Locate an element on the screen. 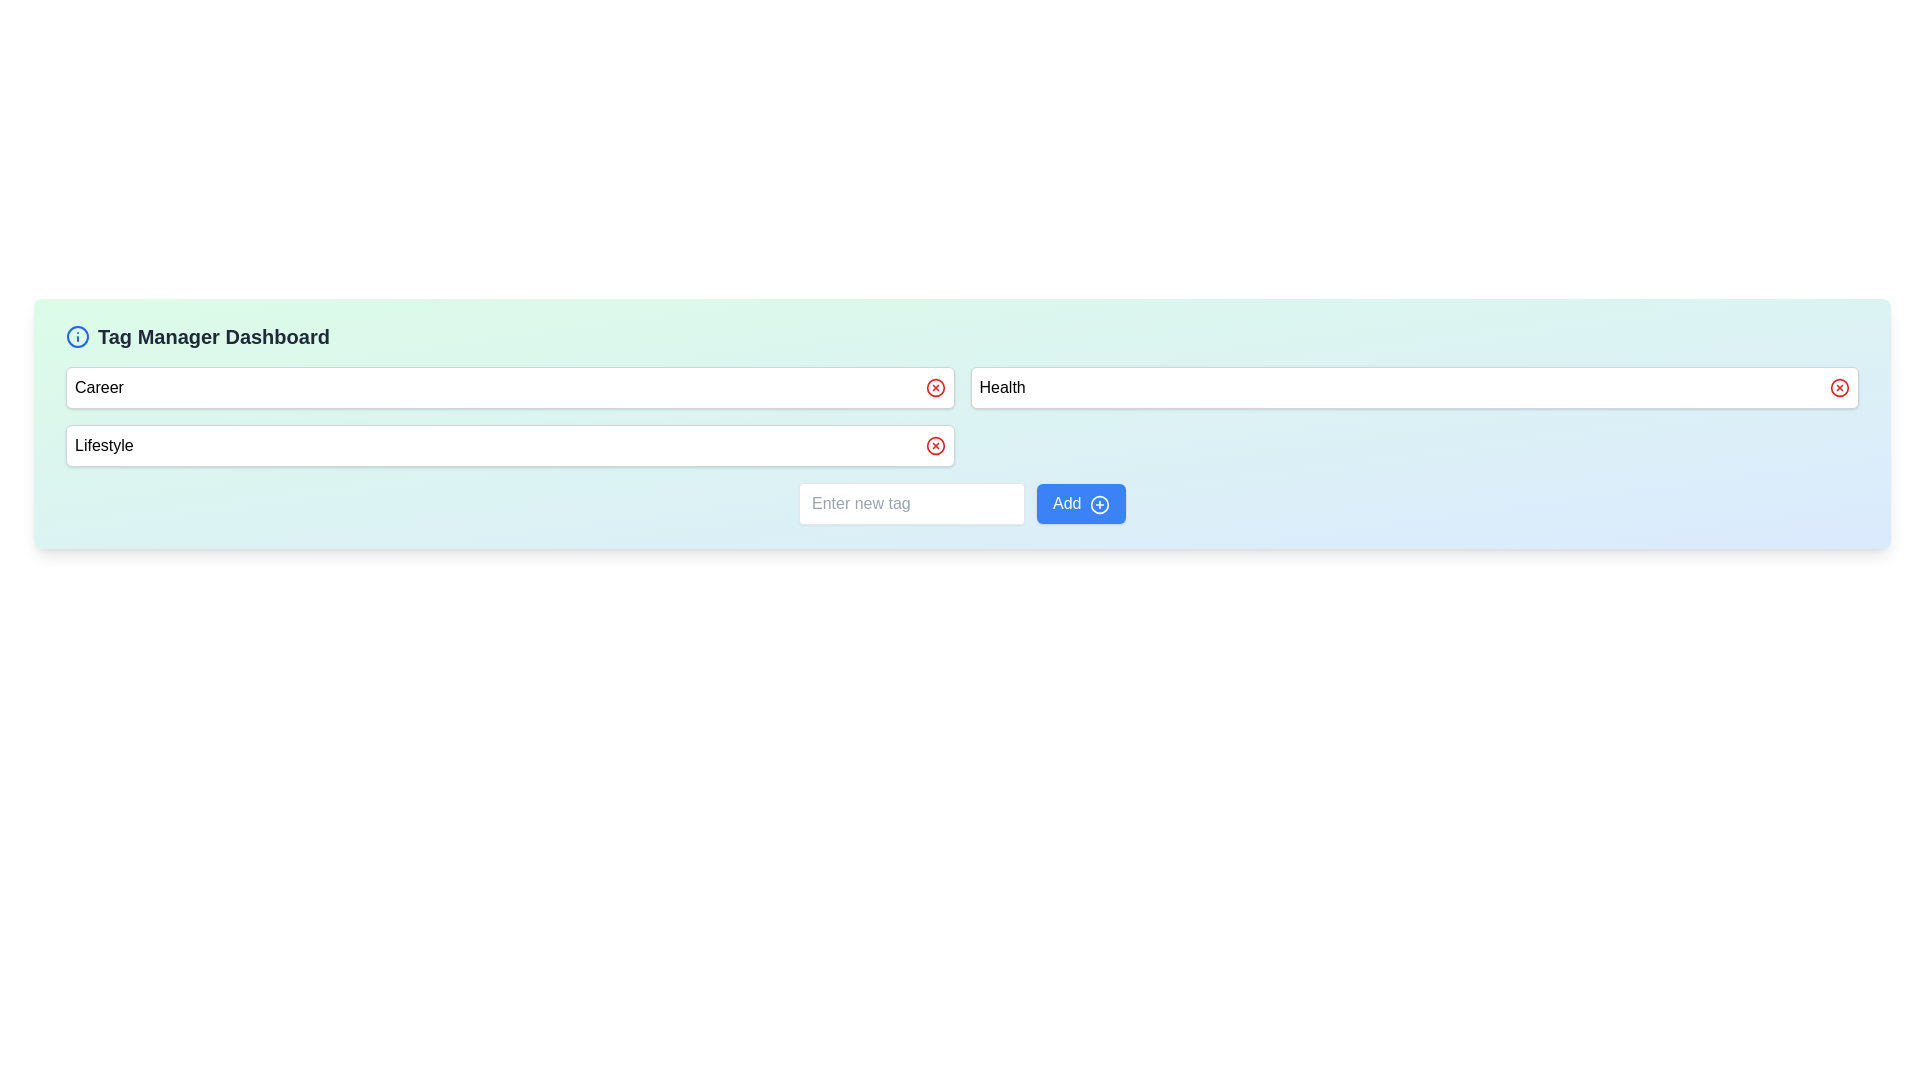  the button located in the top-right corner of the second row's input field labeled 'Lifestyle' is located at coordinates (1839, 388).